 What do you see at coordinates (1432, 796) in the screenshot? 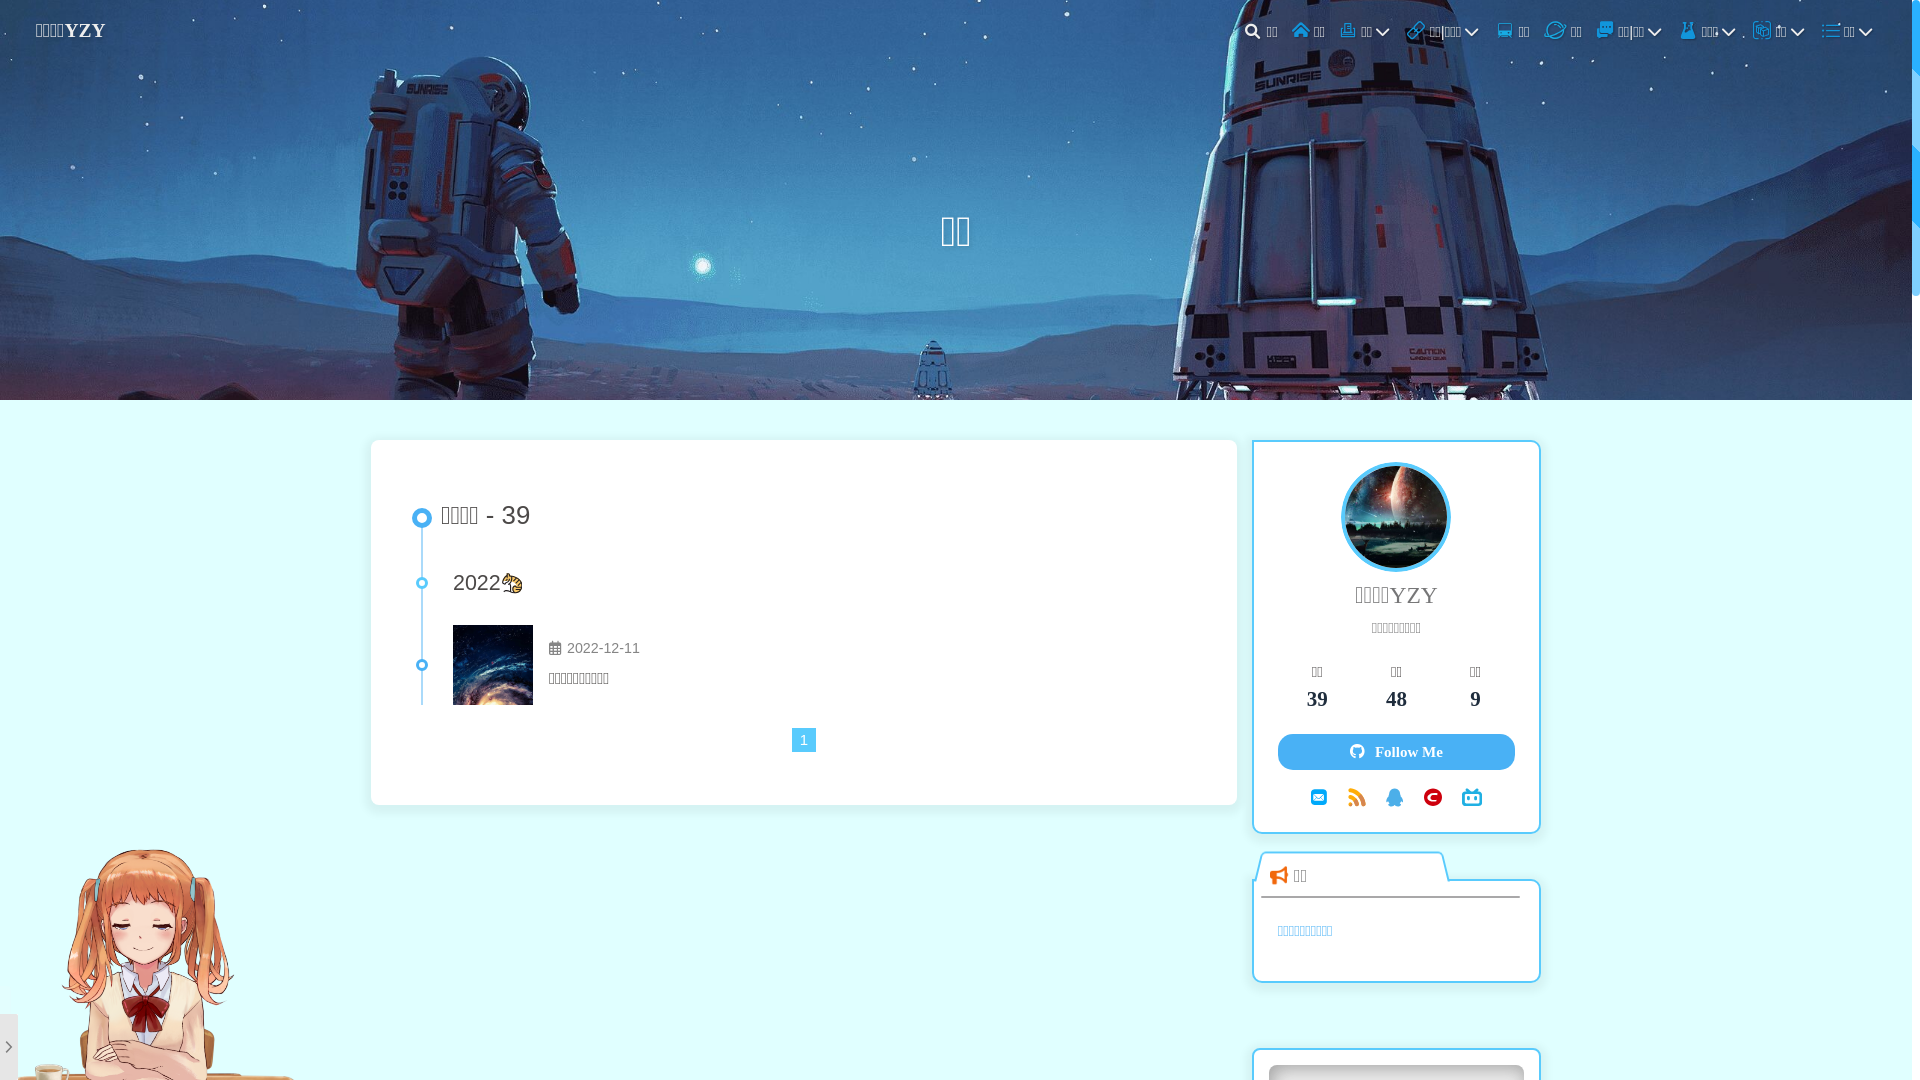
I see `'CSDN'` at bounding box center [1432, 796].